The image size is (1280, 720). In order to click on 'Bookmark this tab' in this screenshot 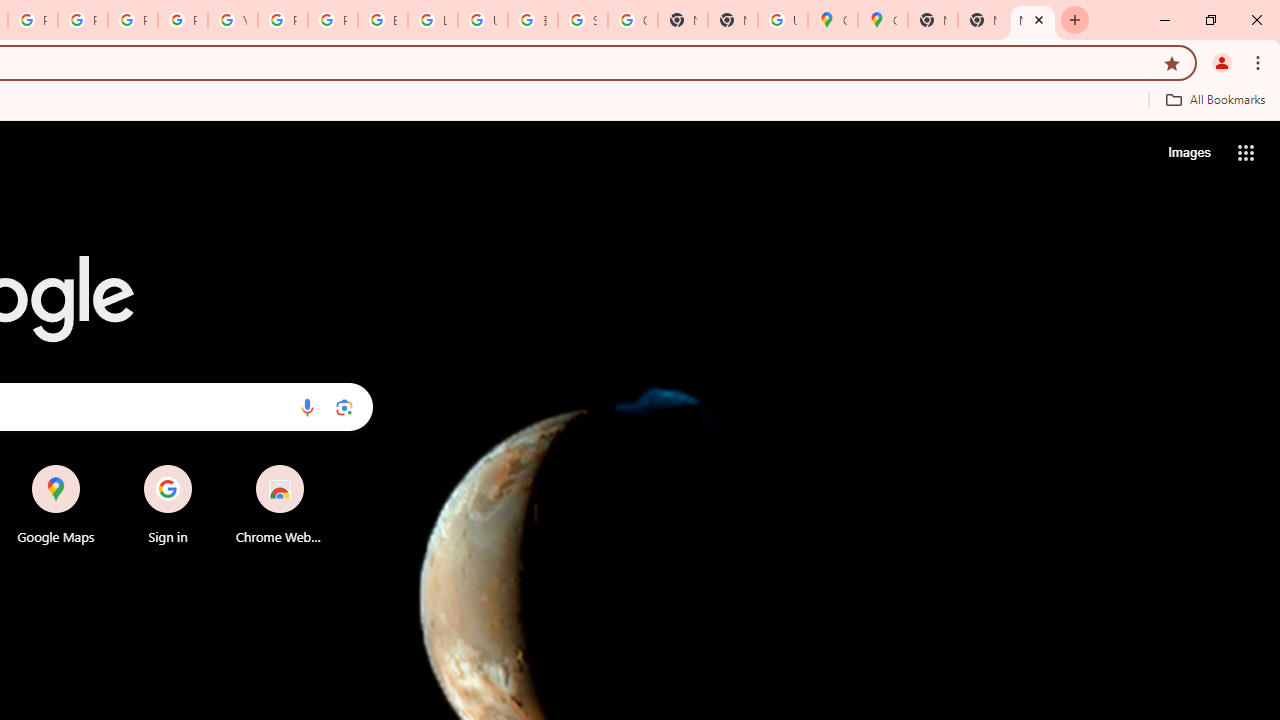, I will do `click(1171, 61)`.